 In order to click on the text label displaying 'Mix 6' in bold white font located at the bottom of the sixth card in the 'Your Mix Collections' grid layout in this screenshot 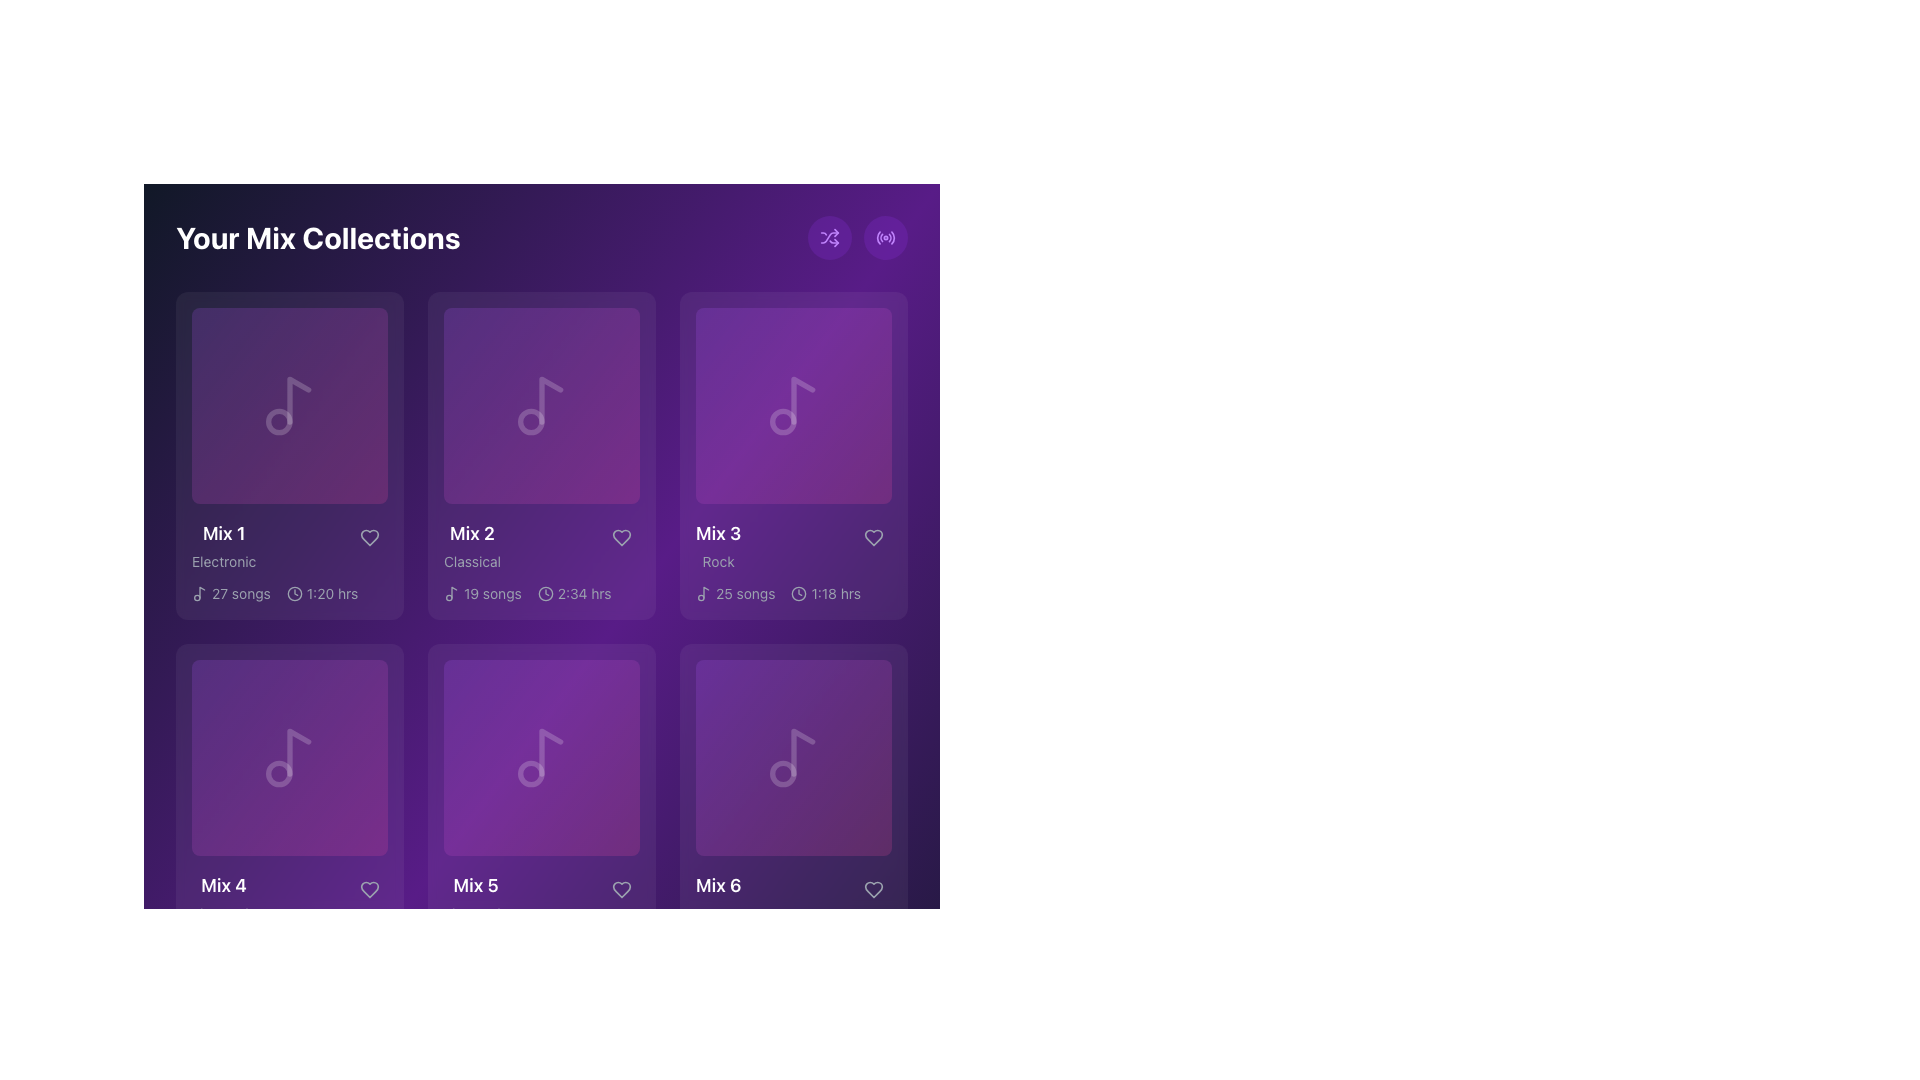, I will do `click(718, 885)`.